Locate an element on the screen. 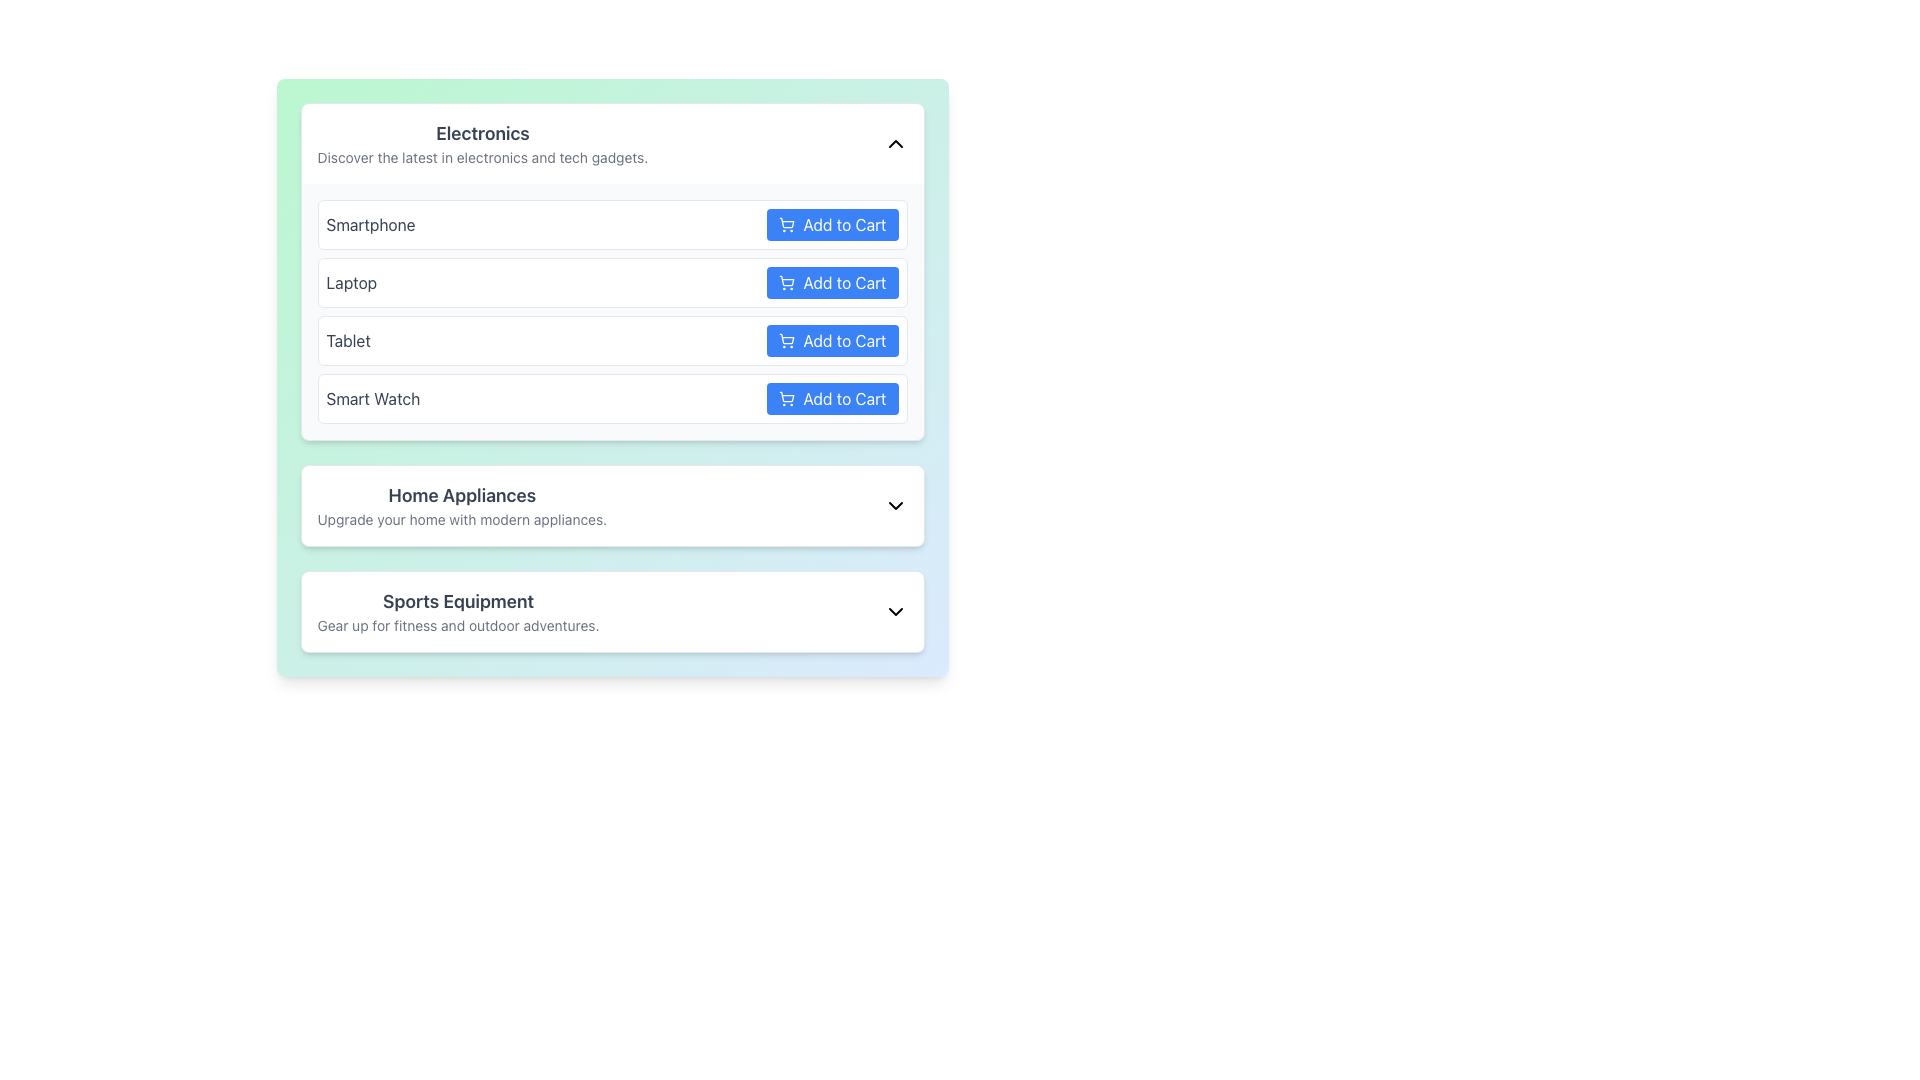 This screenshot has width=1920, height=1080. the 'Electronics' text label, which is styled with a bold and larger font size in dark gray color, positioned at the top of a section containing a description about latest electronics and tech gadgets is located at coordinates (482, 134).